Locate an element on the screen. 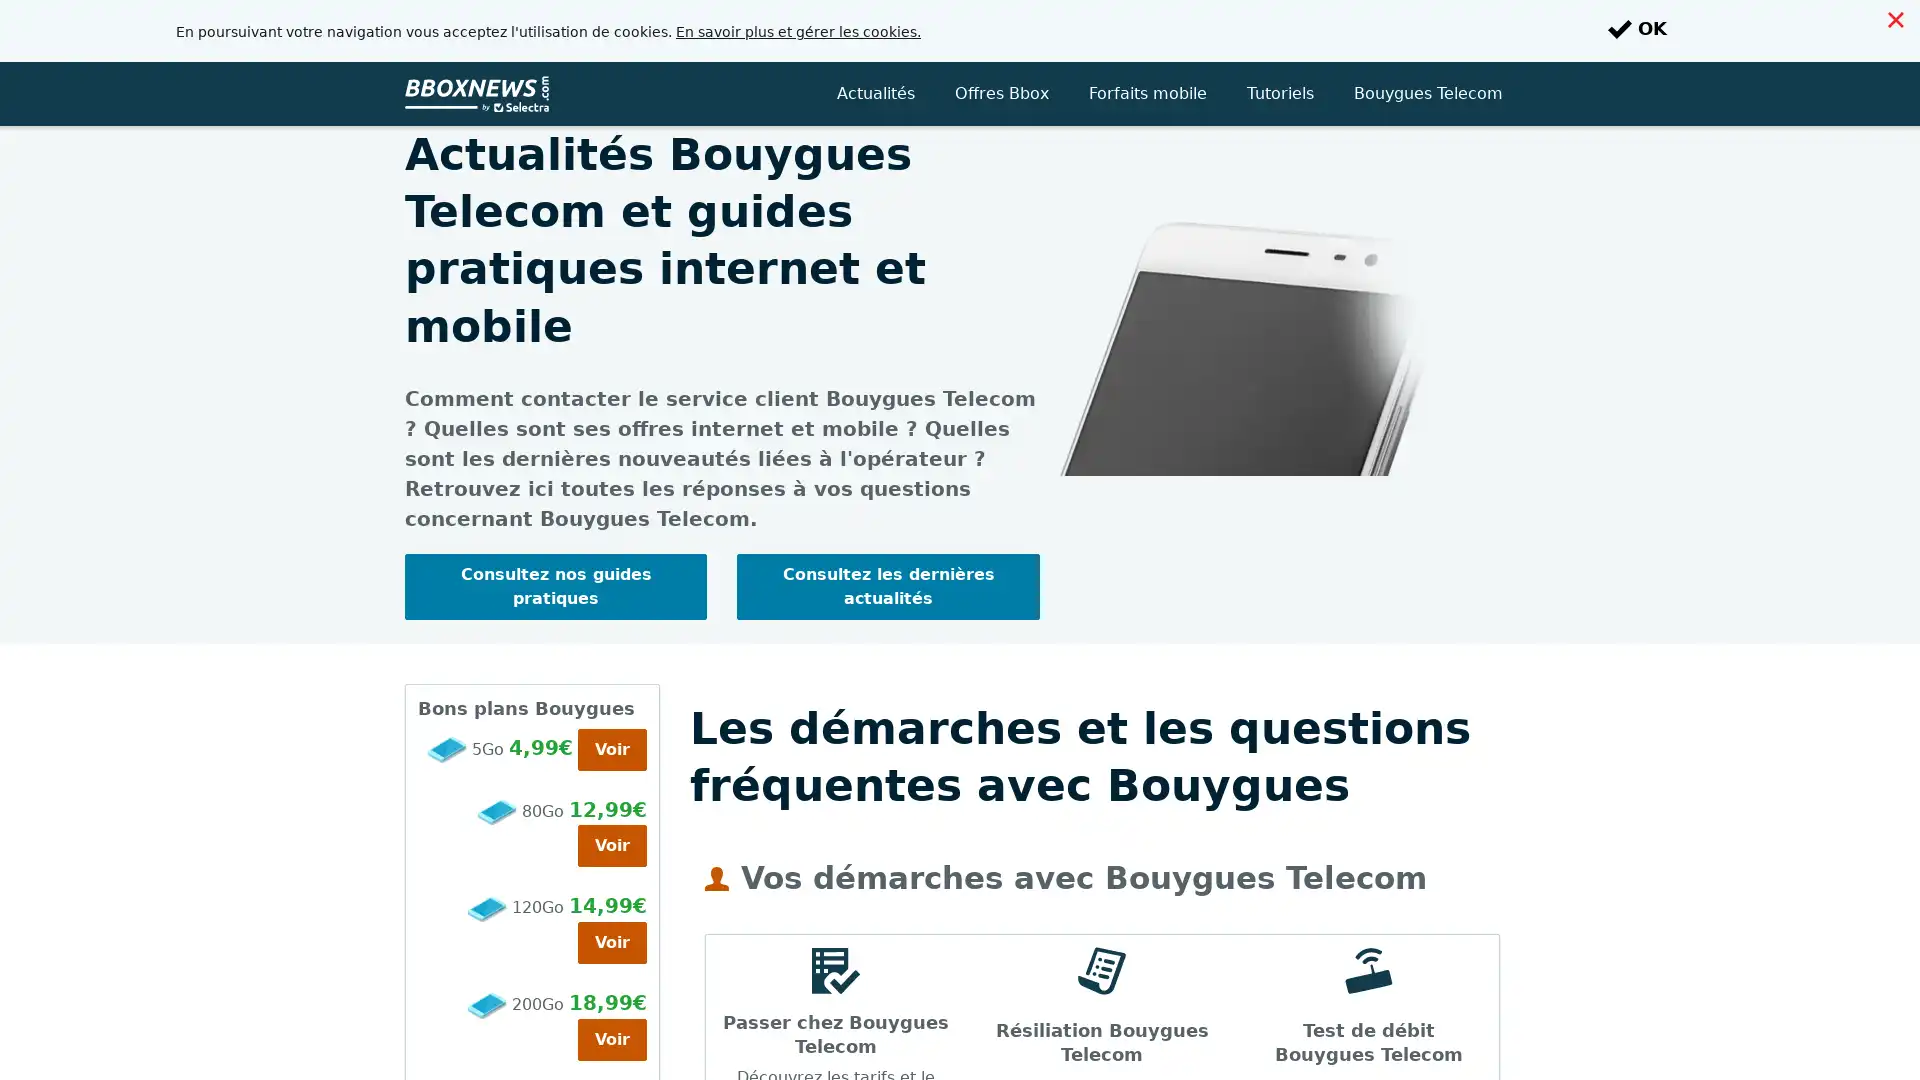 The width and height of the screenshot is (1920, 1080). Consultez les dernieres actualites is located at coordinates (887, 523).